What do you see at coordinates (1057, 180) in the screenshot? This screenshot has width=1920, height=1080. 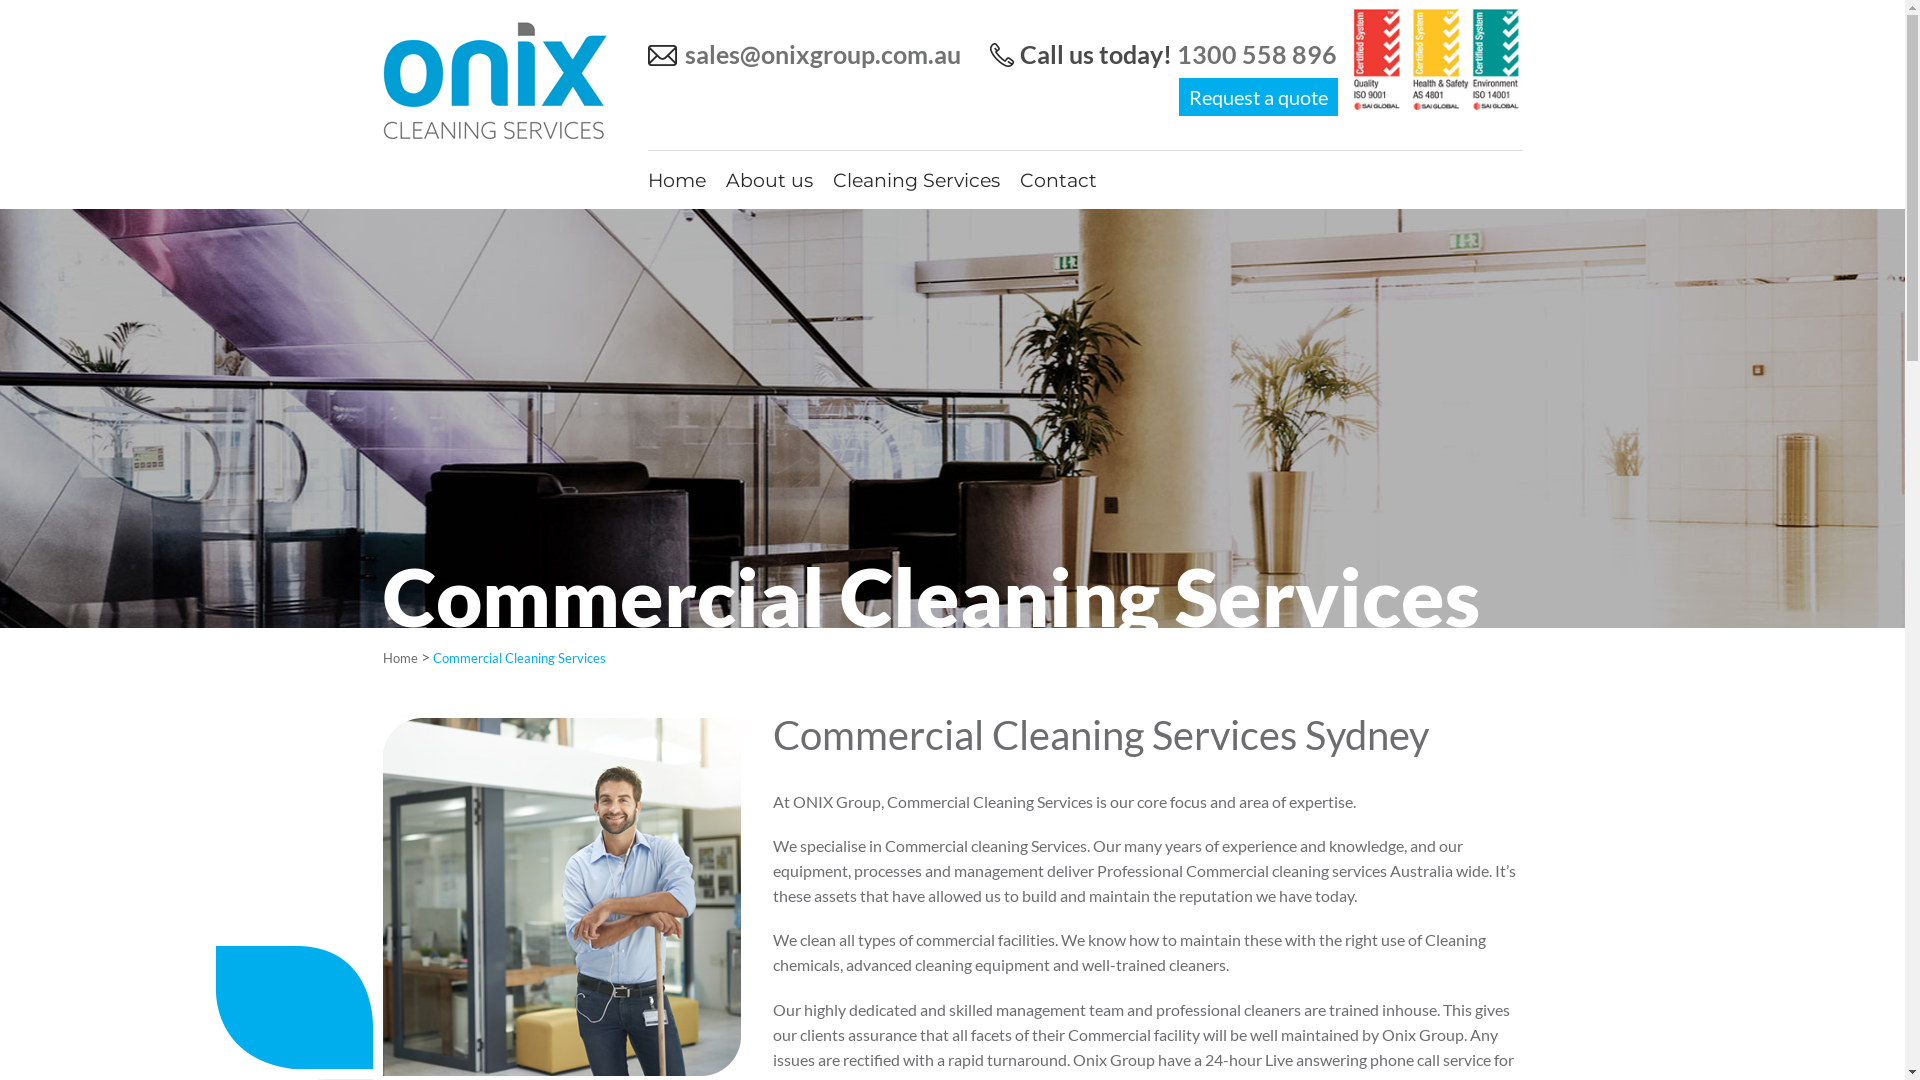 I see `'Contact'` at bounding box center [1057, 180].